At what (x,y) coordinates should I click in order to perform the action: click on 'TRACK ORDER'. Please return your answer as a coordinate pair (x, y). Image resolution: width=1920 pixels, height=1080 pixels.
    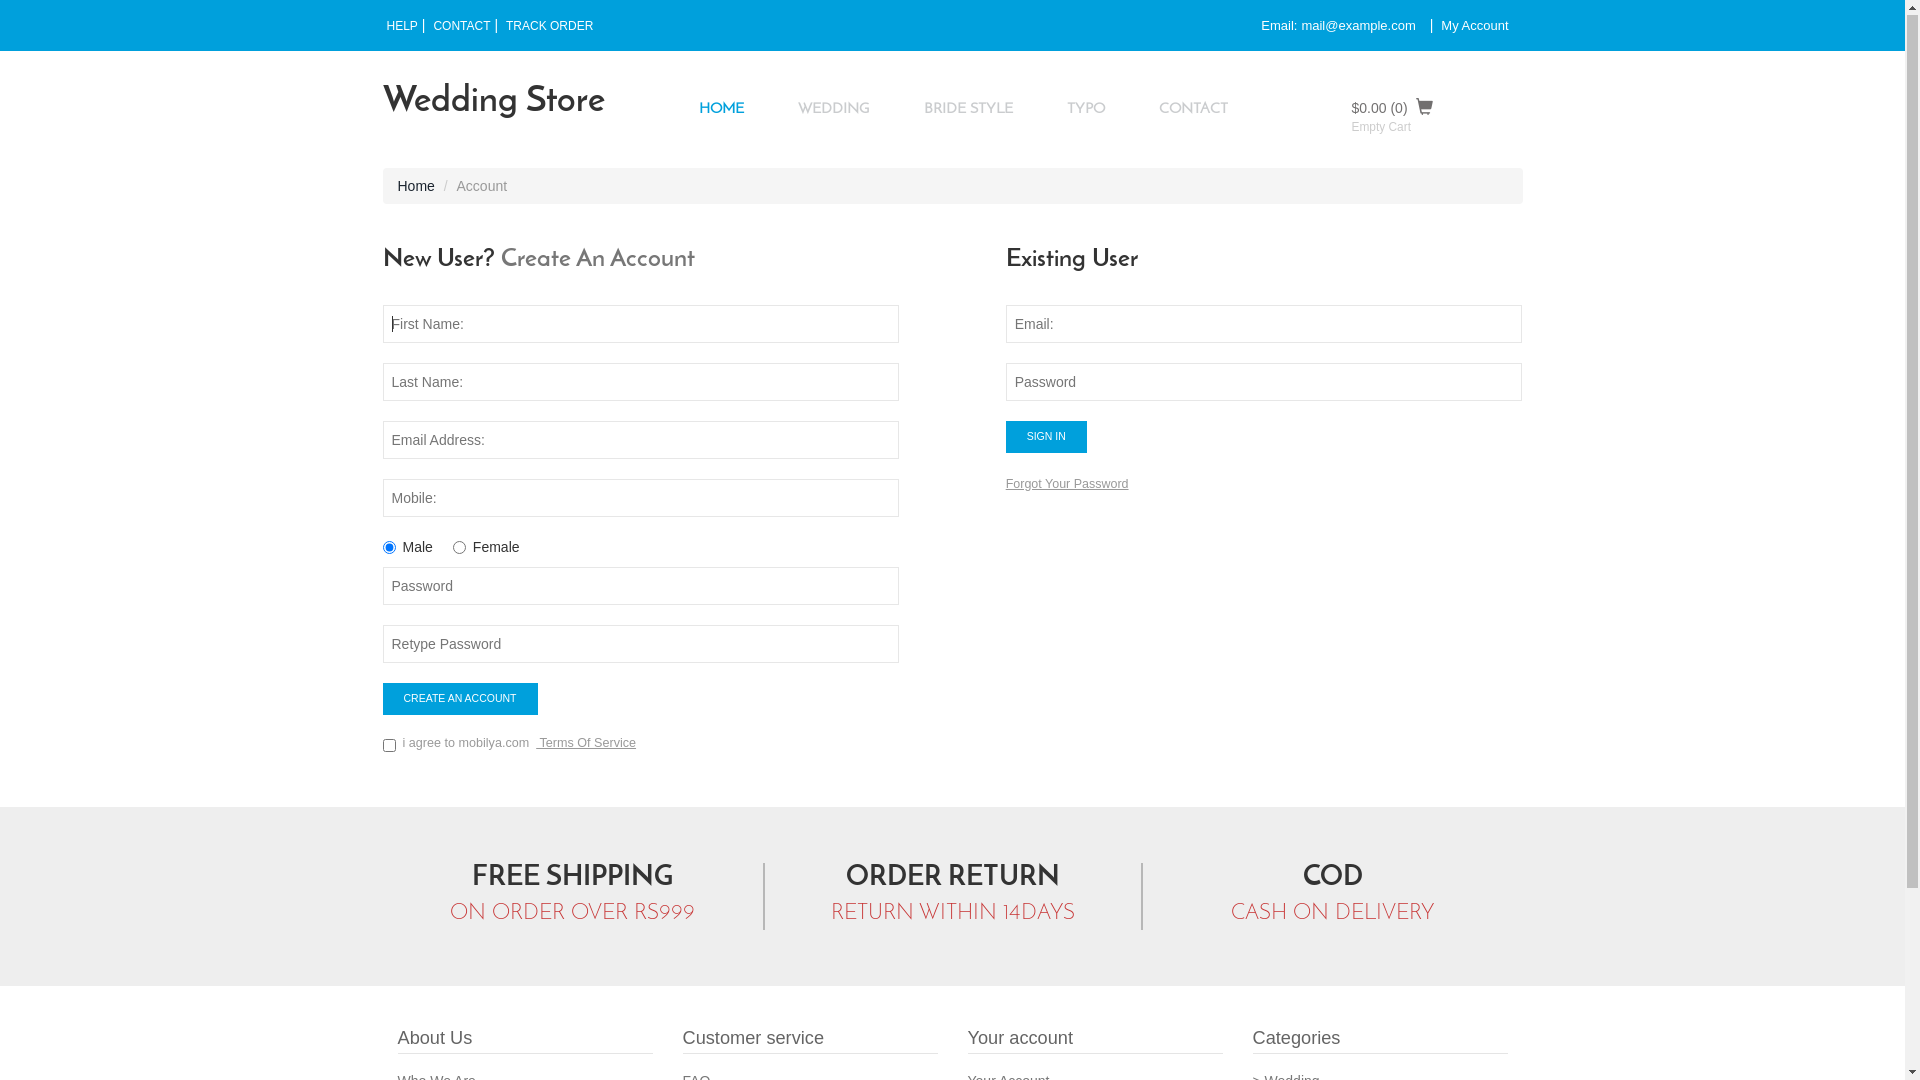
    Looking at the image, I should click on (549, 27).